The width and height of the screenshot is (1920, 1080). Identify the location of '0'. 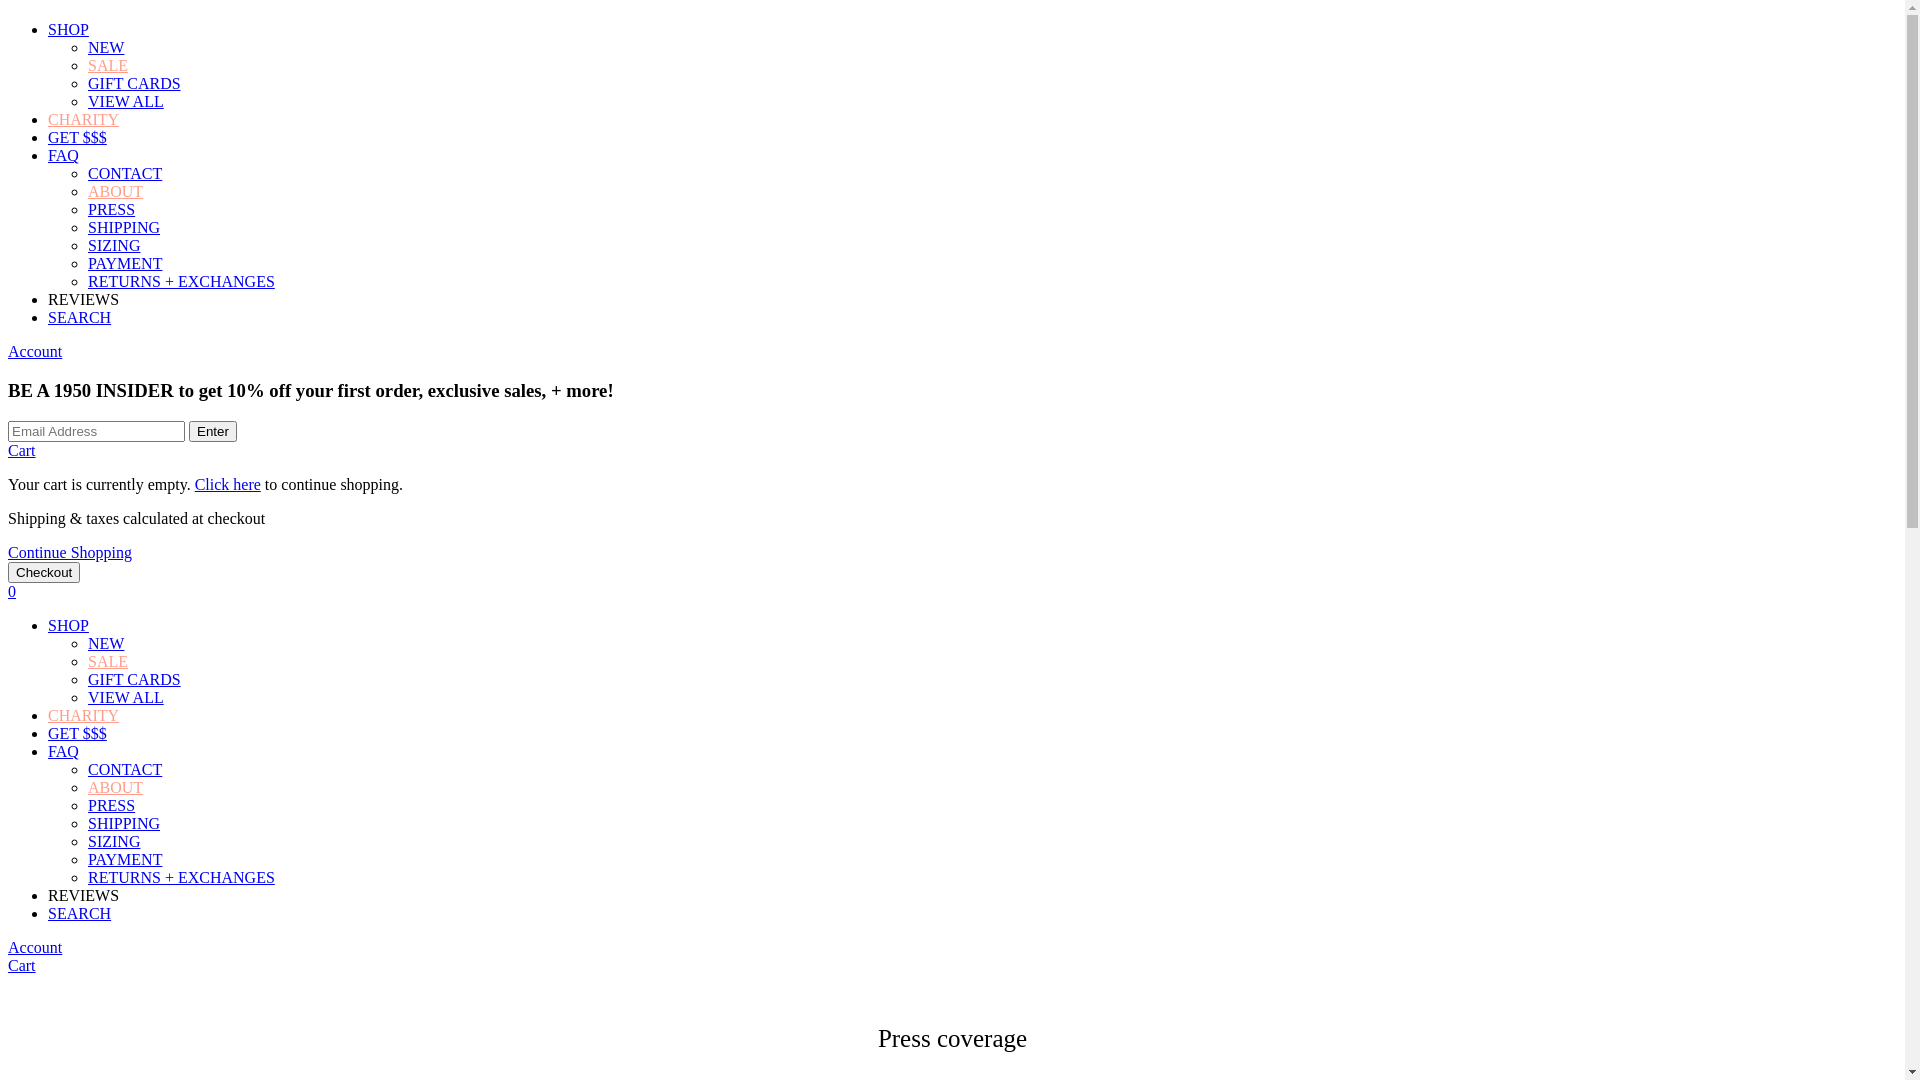
(12, 590).